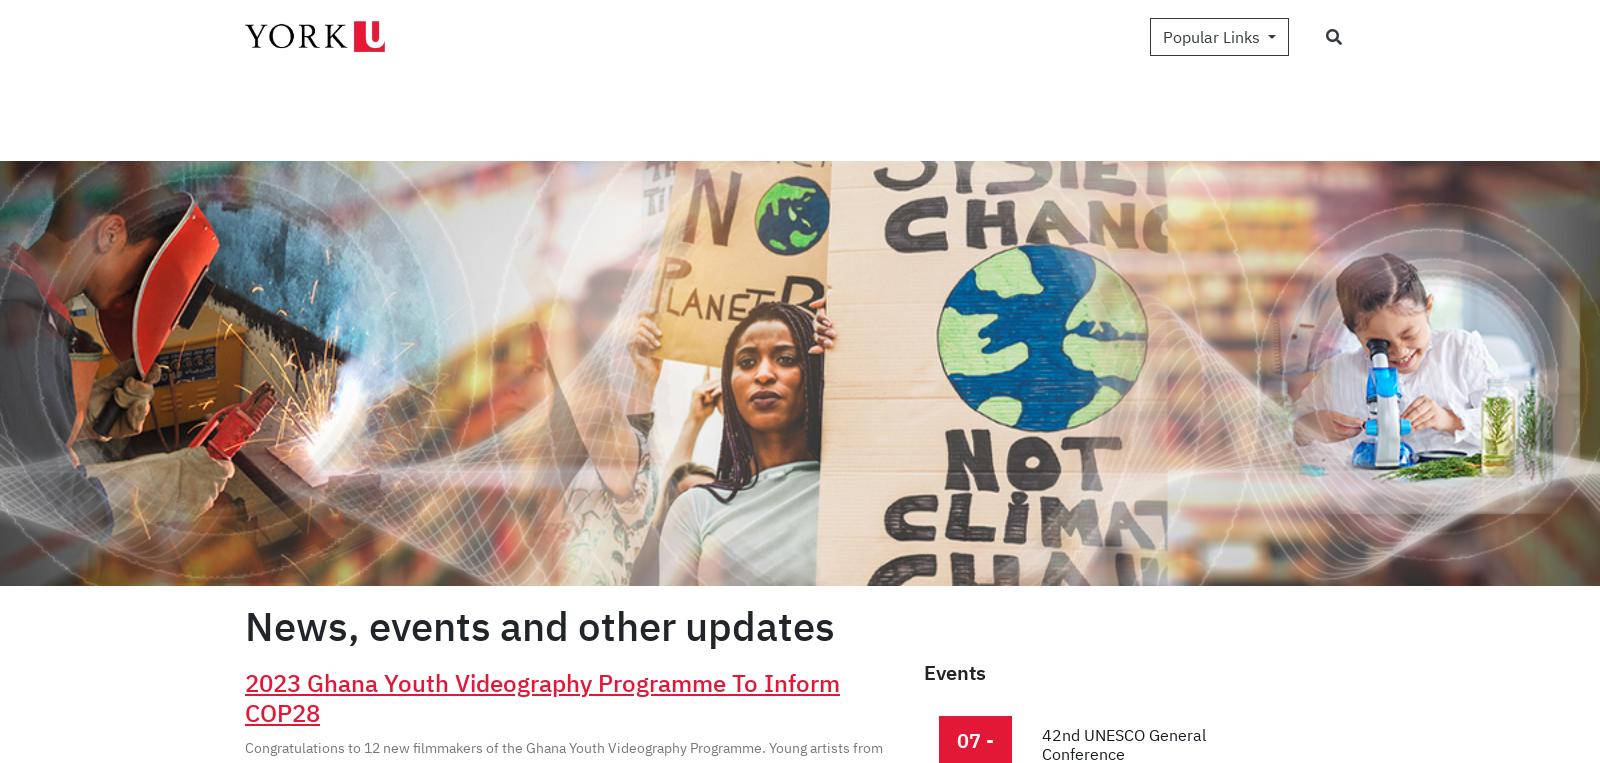 This screenshot has height=763, width=1600. What do you see at coordinates (1319, 67) in the screenshot?
I see `'Contact'` at bounding box center [1319, 67].